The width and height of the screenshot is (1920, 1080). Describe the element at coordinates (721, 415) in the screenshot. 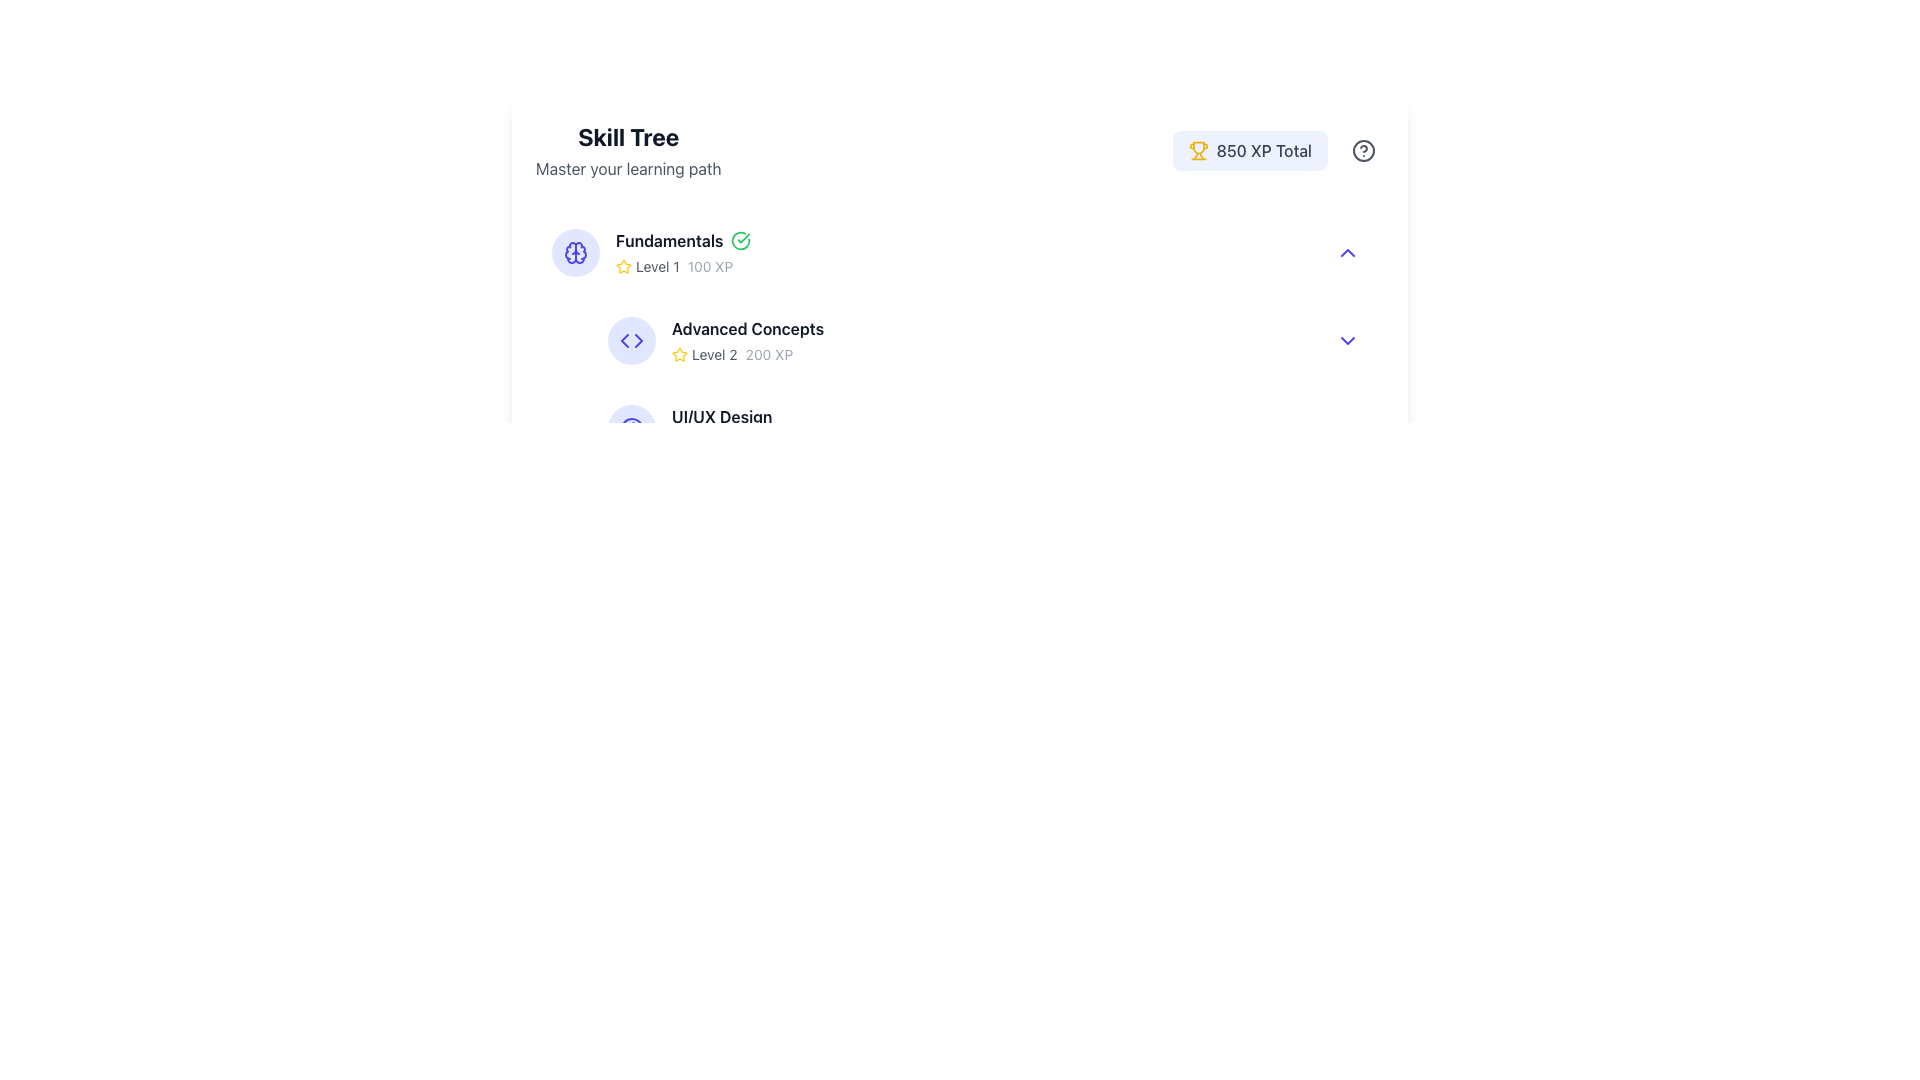

I see `the text label 'UI/UX Design', which identifies a specific skill within the 'Skill Tree' section, located below 'Advanced Concepts'` at that location.